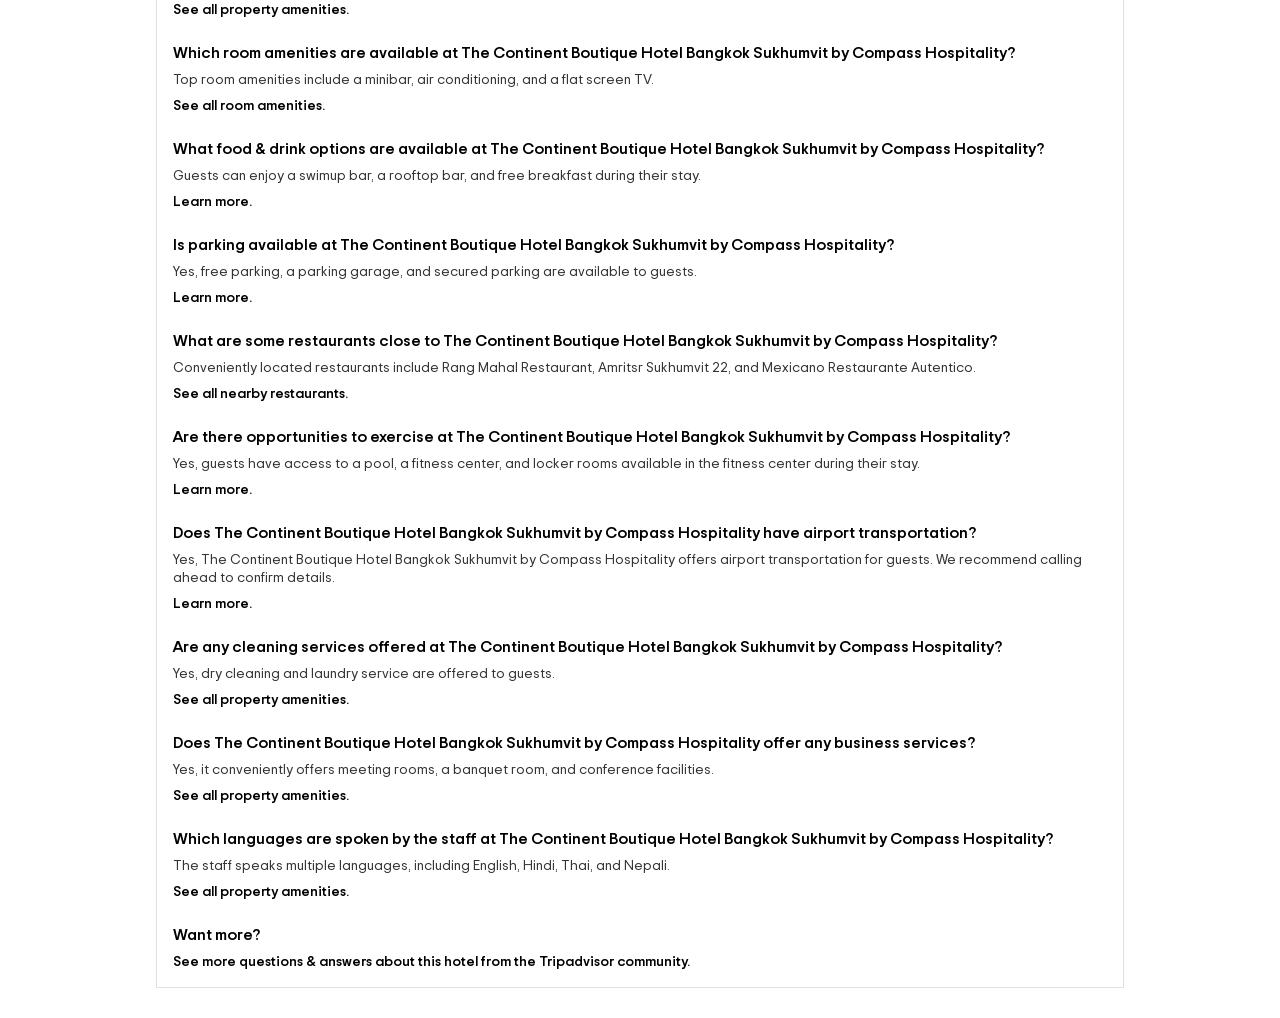 Image resolution: width=1280 pixels, height=1018 pixels. What do you see at coordinates (433, 340) in the screenshot?
I see `'Yes, free parking, a parking garage, and secured parking are available to guests.'` at bounding box center [433, 340].